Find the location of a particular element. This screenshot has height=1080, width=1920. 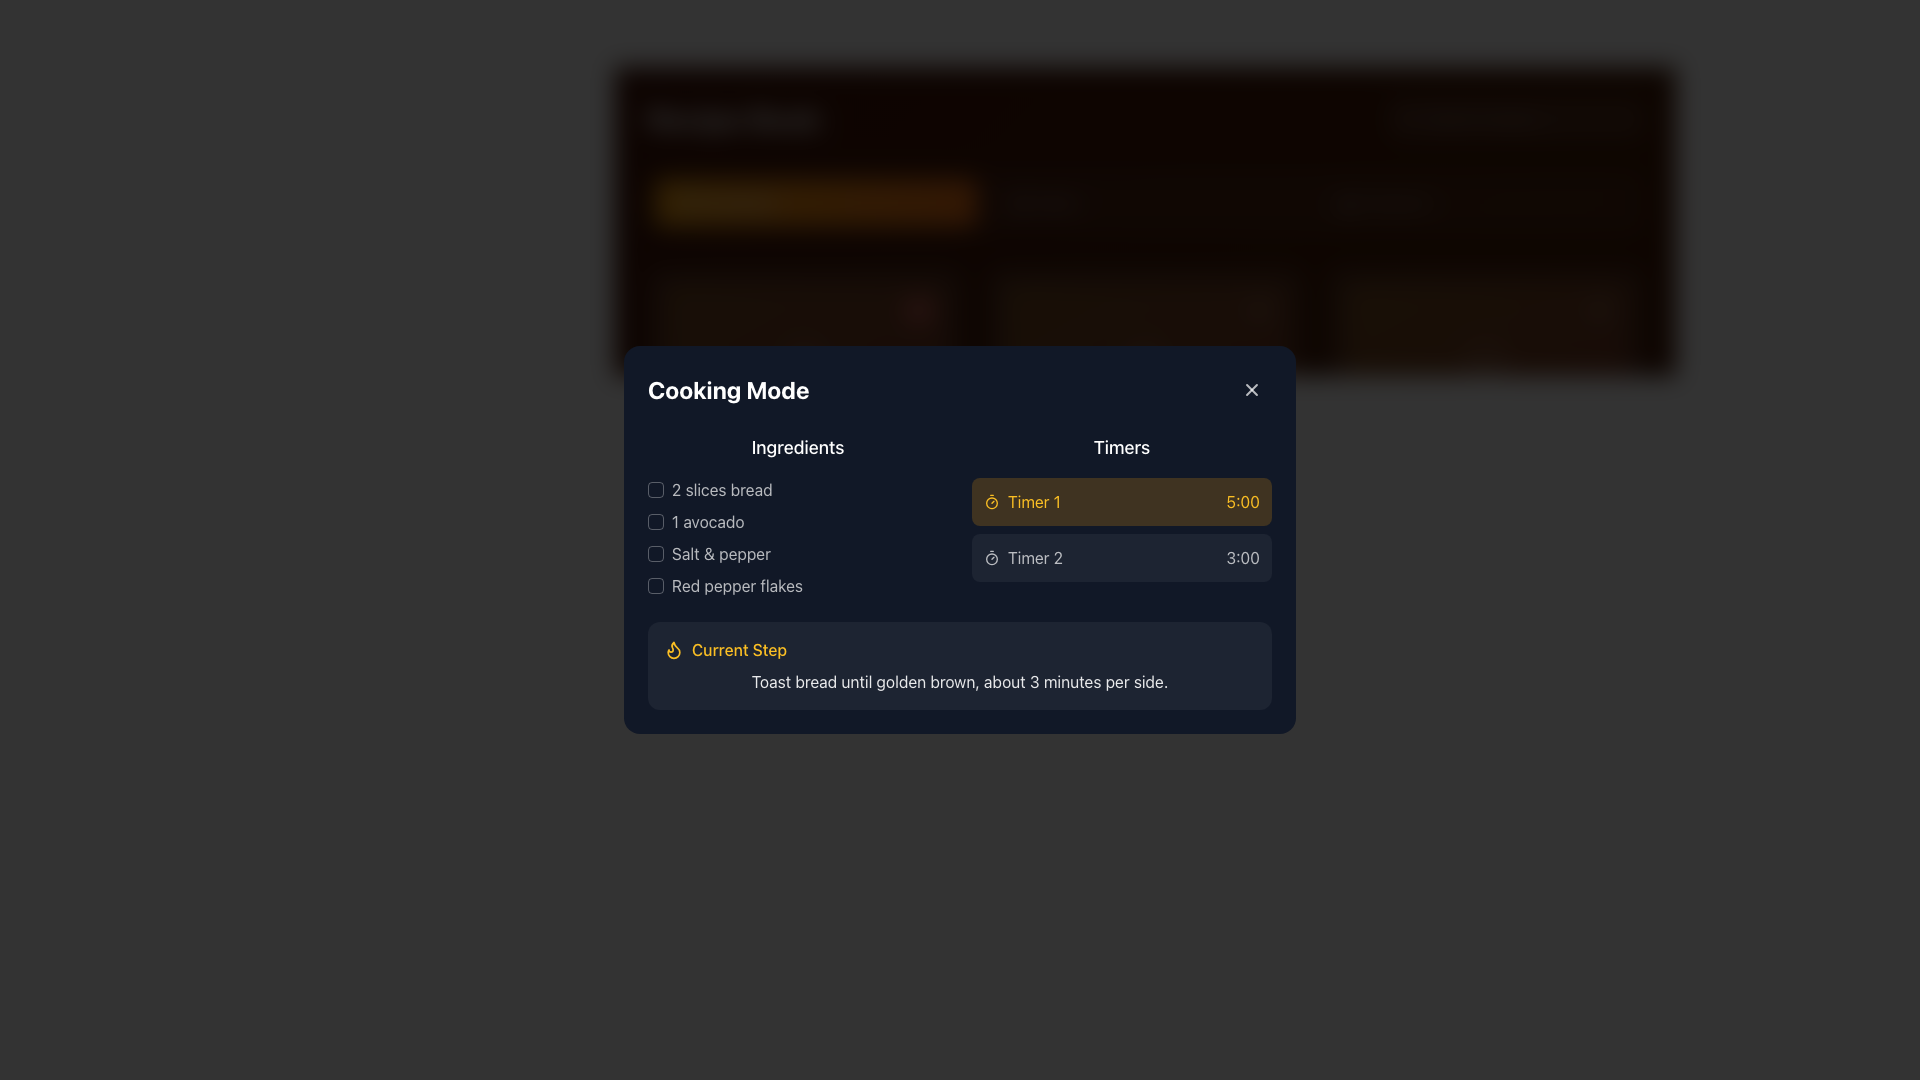

the interactive timer element located in the 'Timers' section of the 'Cooking Mode' card, positioned above 'Timer 2' is located at coordinates (1122, 515).